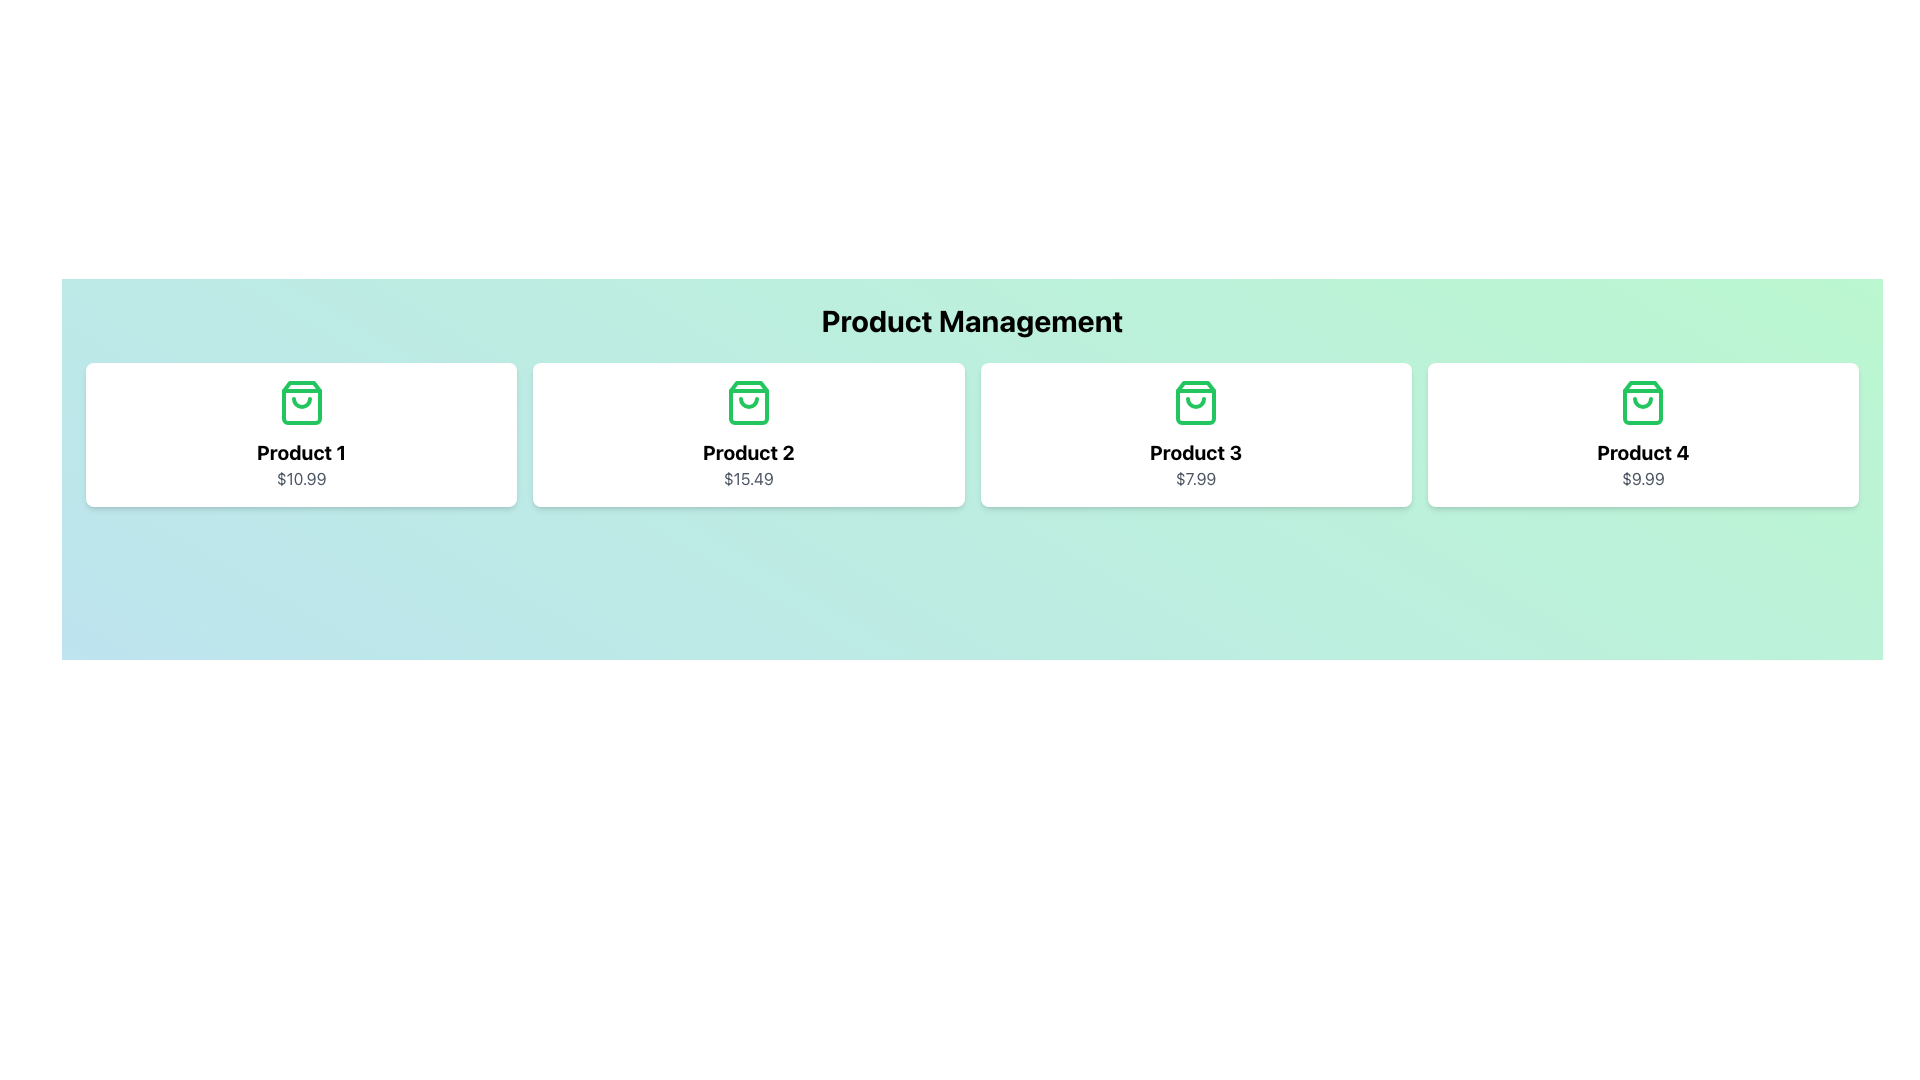 The width and height of the screenshot is (1920, 1080). What do you see at coordinates (1643, 478) in the screenshot?
I see `the price text for 'Product 4' located at the bottom of the card` at bounding box center [1643, 478].